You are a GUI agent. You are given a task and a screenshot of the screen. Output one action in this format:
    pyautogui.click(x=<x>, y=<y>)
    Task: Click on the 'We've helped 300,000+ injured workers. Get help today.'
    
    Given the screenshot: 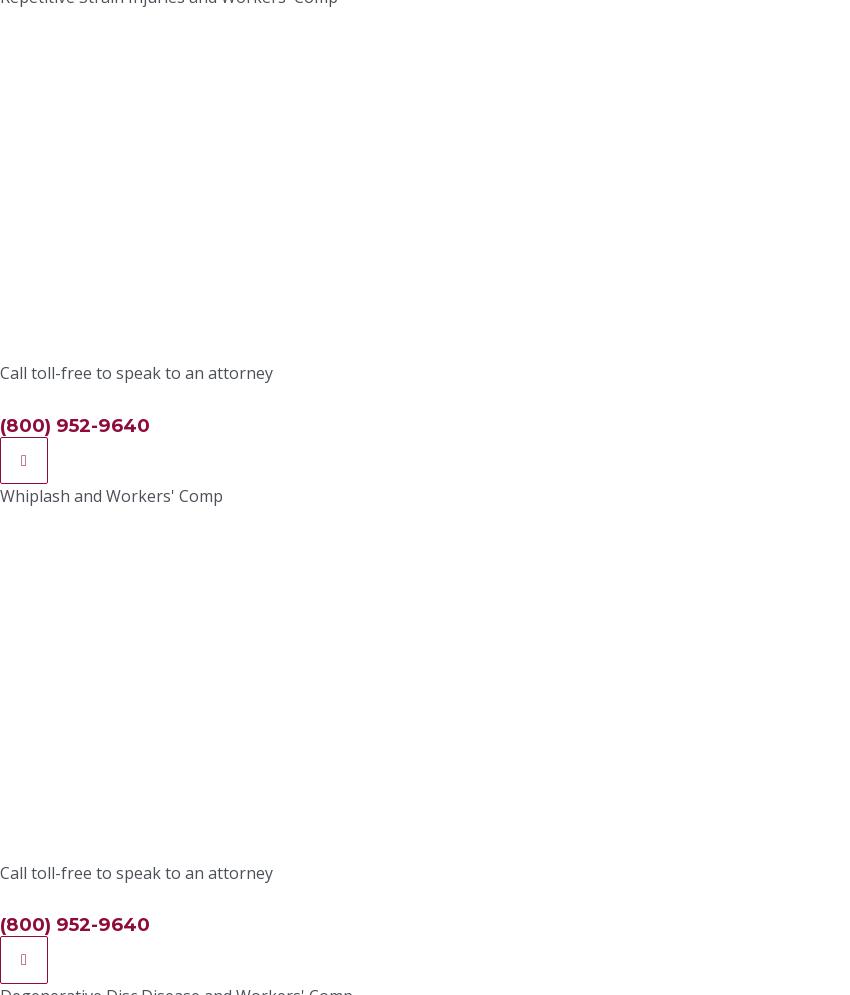 What is the action you would take?
    pyautogui.click(x=424, y=713)
    